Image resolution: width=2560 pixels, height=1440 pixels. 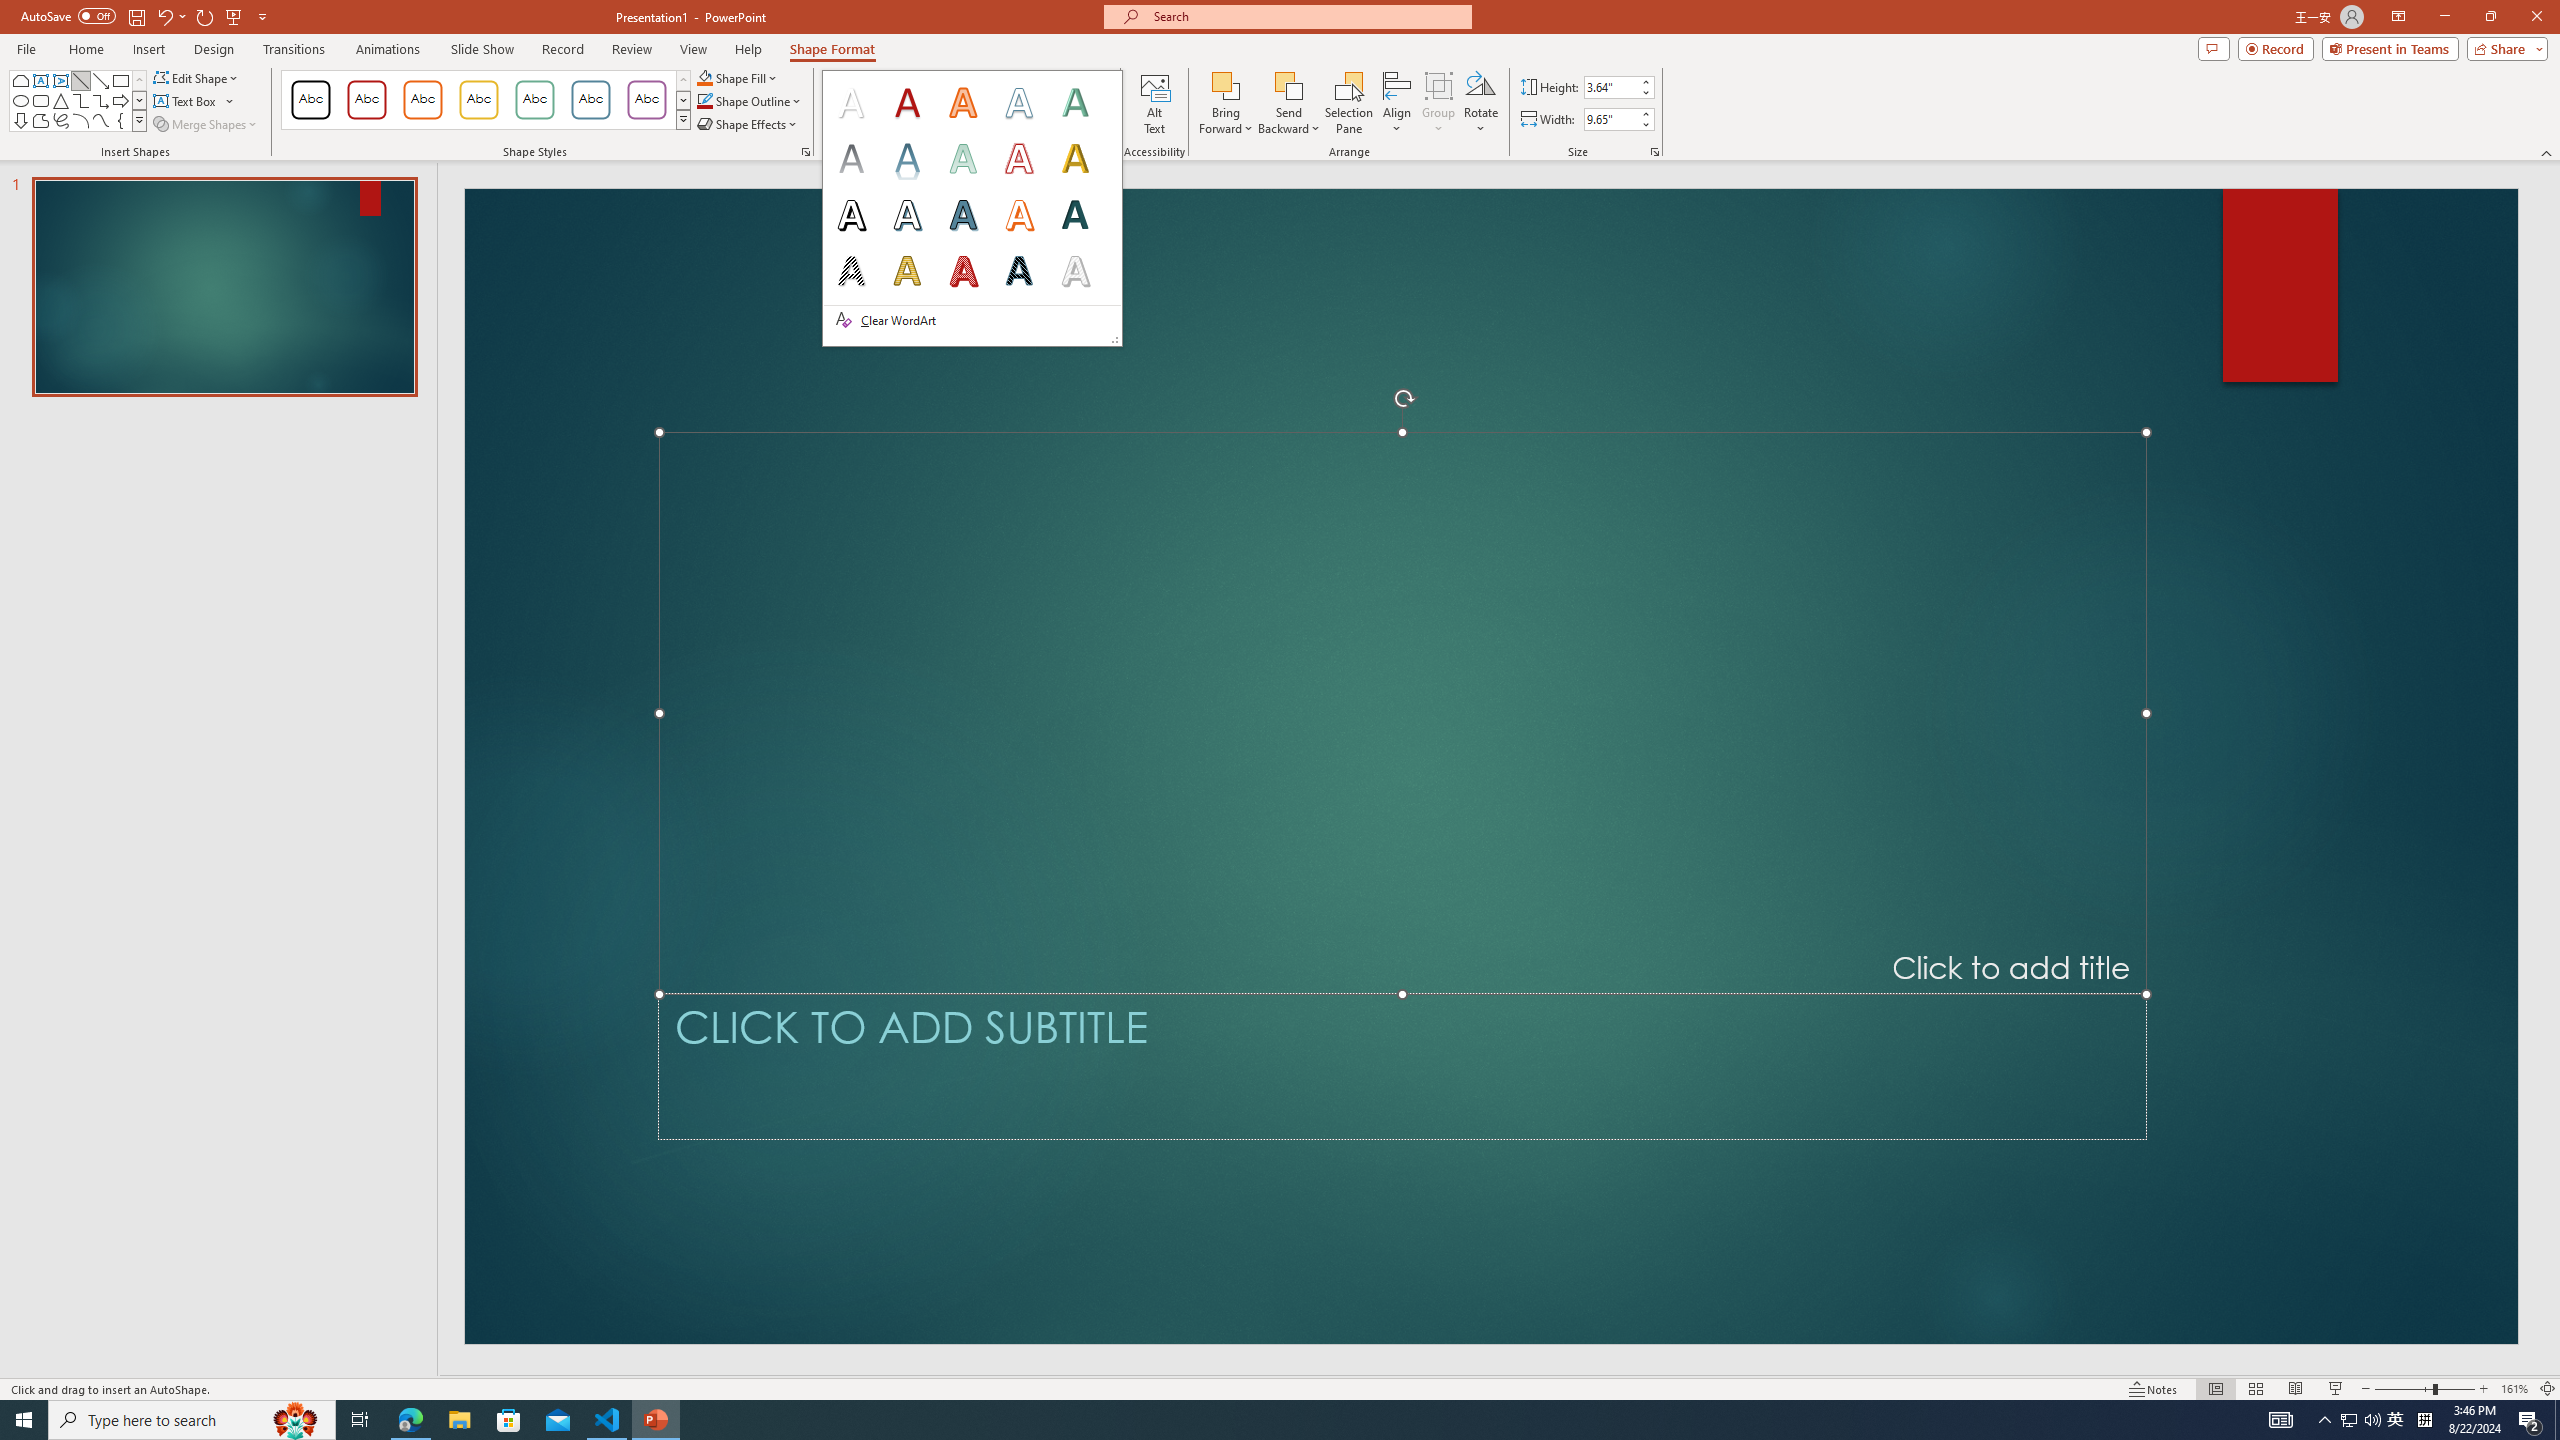 What do you see at coordinates (1655, 150) in the screenshot?
I see `'Size and Position...'` at bounding box center [1655, 150].